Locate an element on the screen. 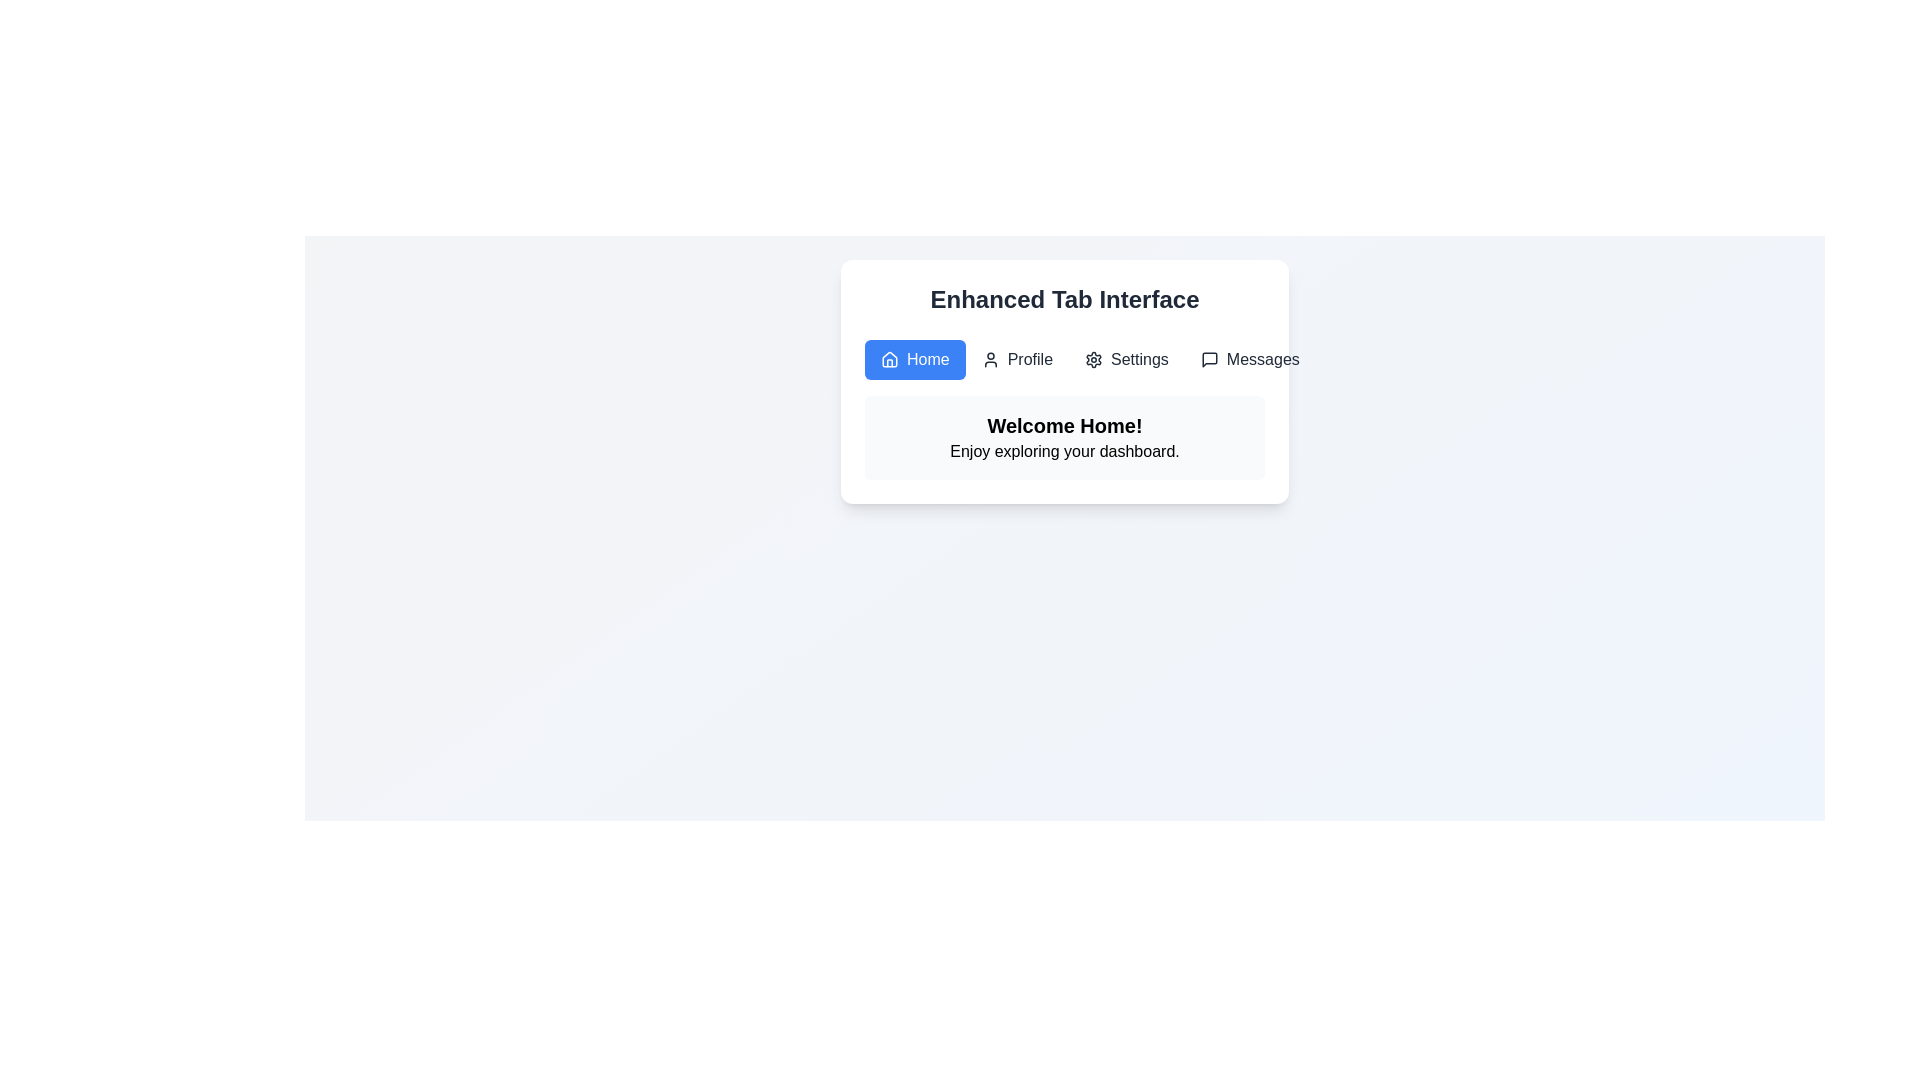 This screenshot has width=1920, height=1080. the 'Messages' button in the navigation bar is located at coordinates (1249, 358).